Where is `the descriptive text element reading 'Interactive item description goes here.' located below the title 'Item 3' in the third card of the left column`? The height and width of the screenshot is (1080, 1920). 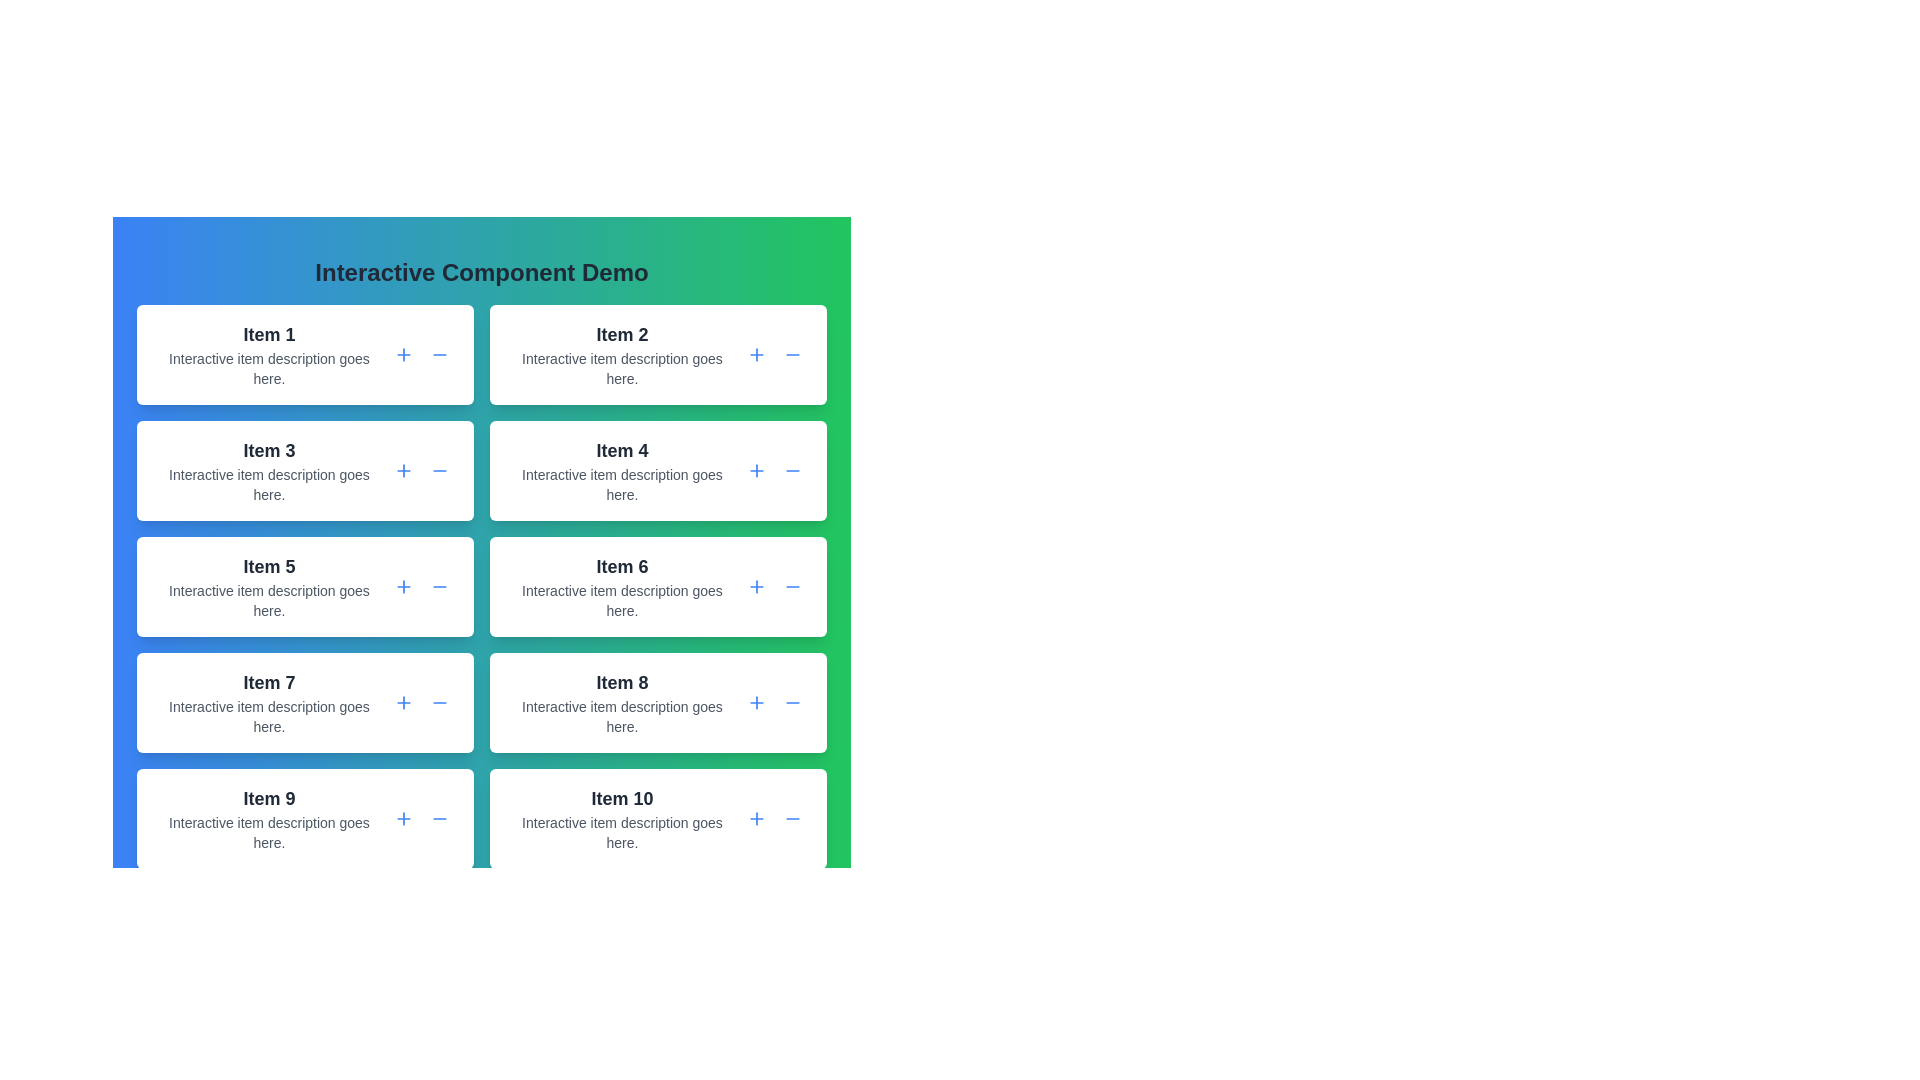 the descriptive text element reading 'Interactive item description goes here.' located below the title 'Item 3' in the third card of the left column is located at coordinates (268, 485).